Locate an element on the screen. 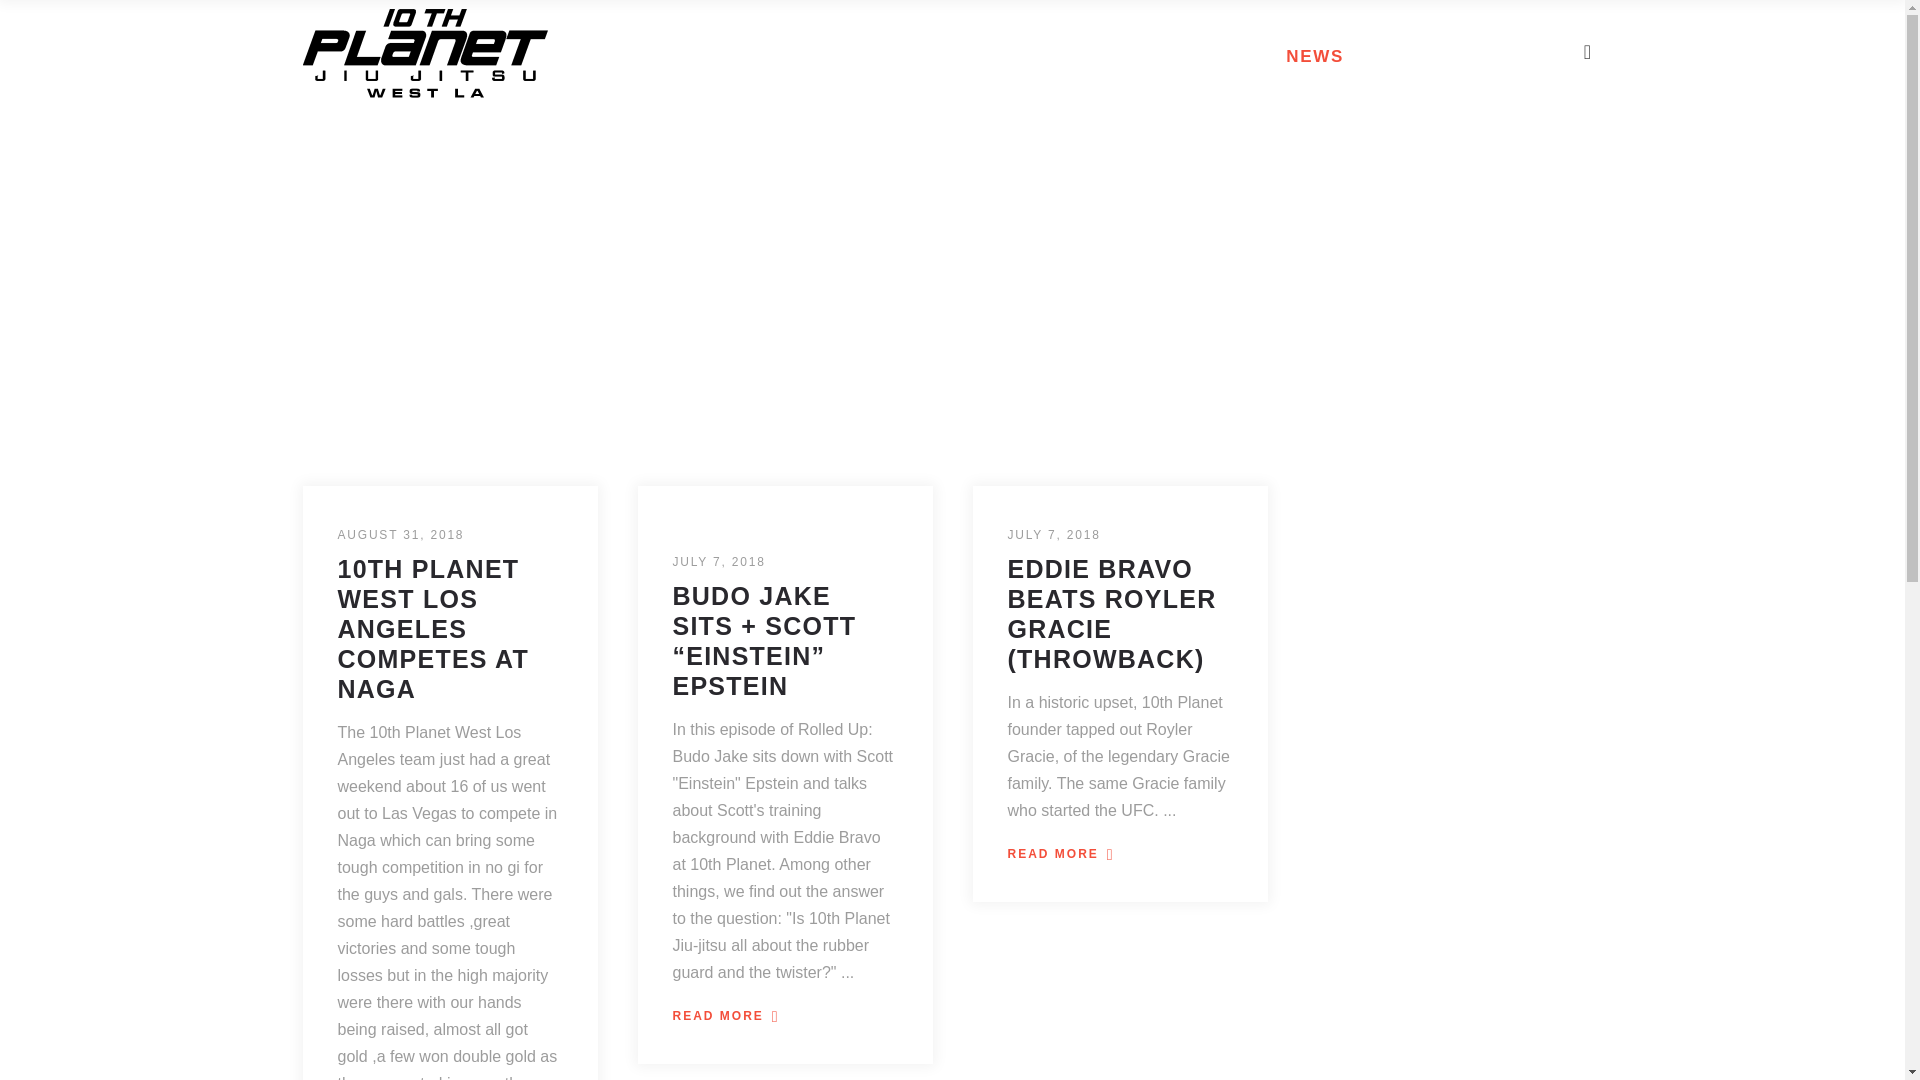  '10TH PLANET WEST LOS ANGELES COMPETES AT NAGA' is located at coordinates (432, 627).